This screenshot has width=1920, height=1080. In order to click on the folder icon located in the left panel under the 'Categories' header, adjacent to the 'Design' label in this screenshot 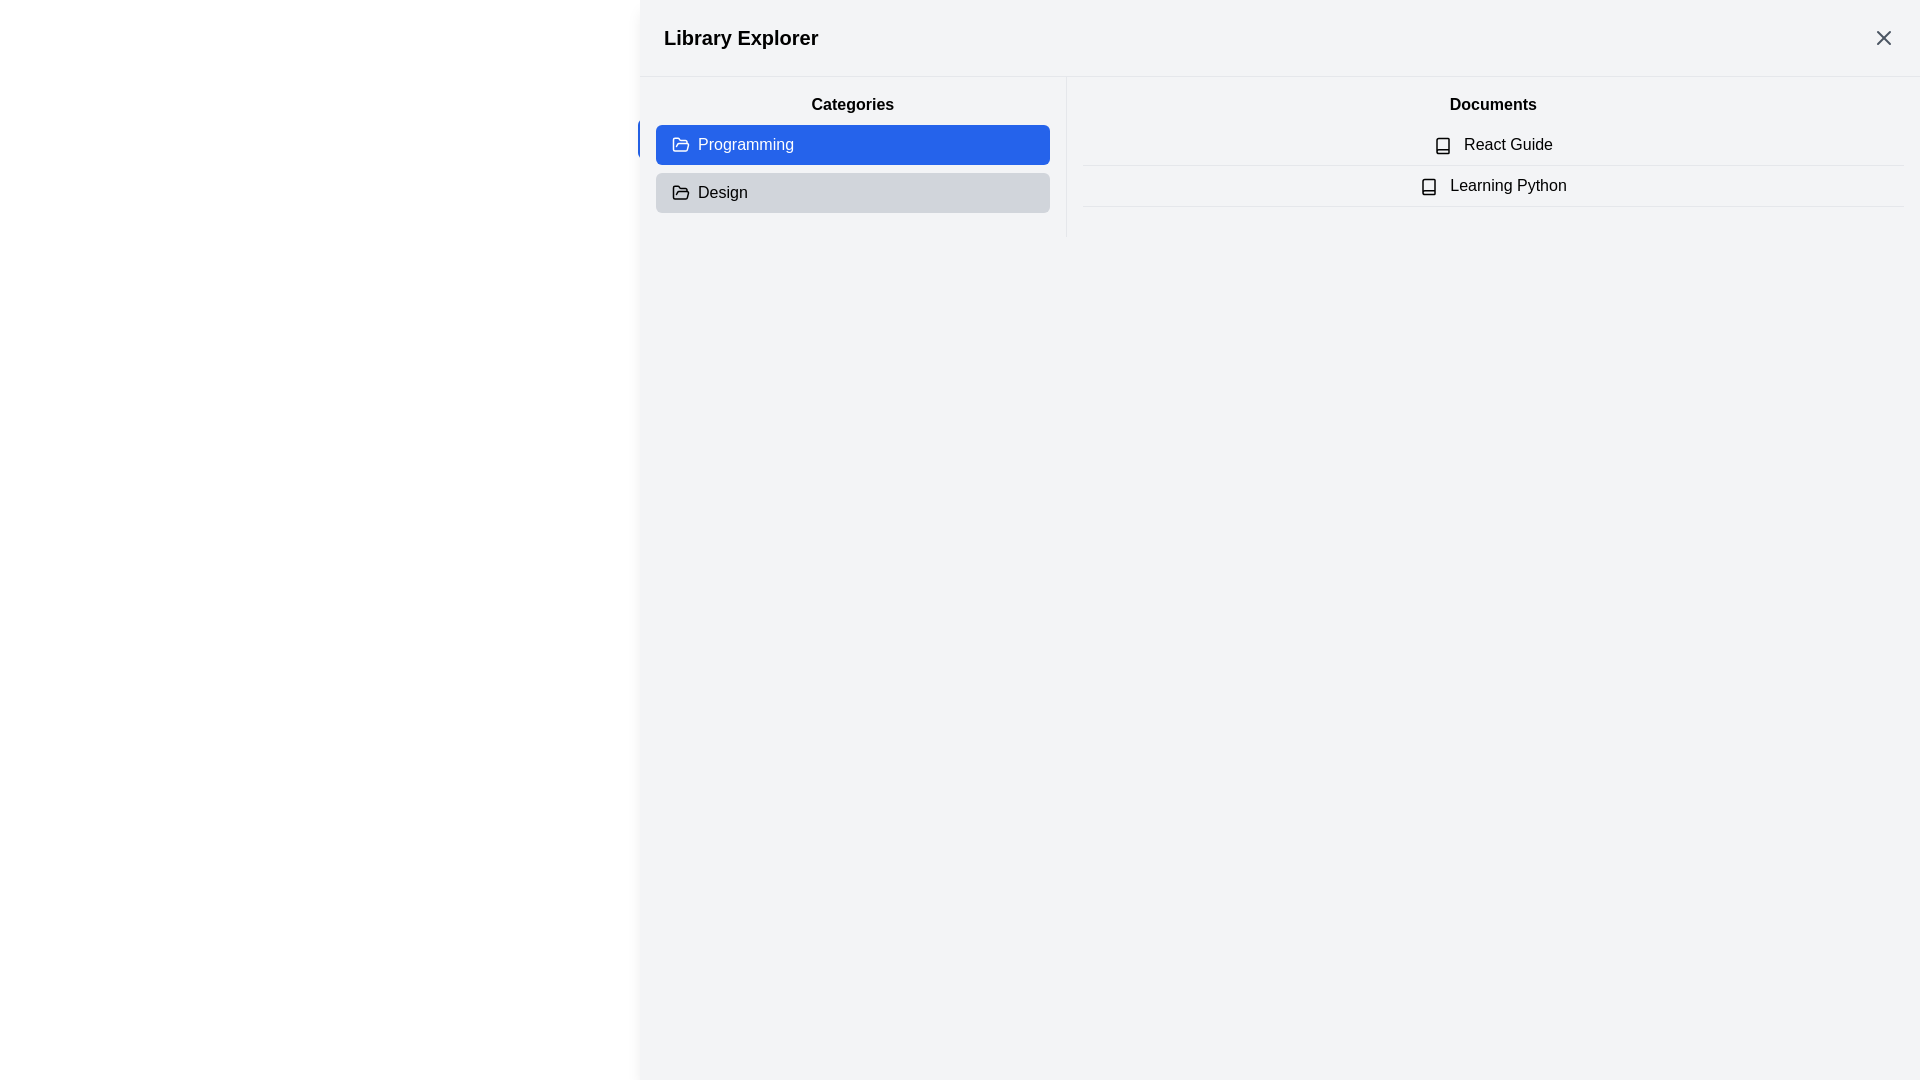, I will do `click(681, 192)`.